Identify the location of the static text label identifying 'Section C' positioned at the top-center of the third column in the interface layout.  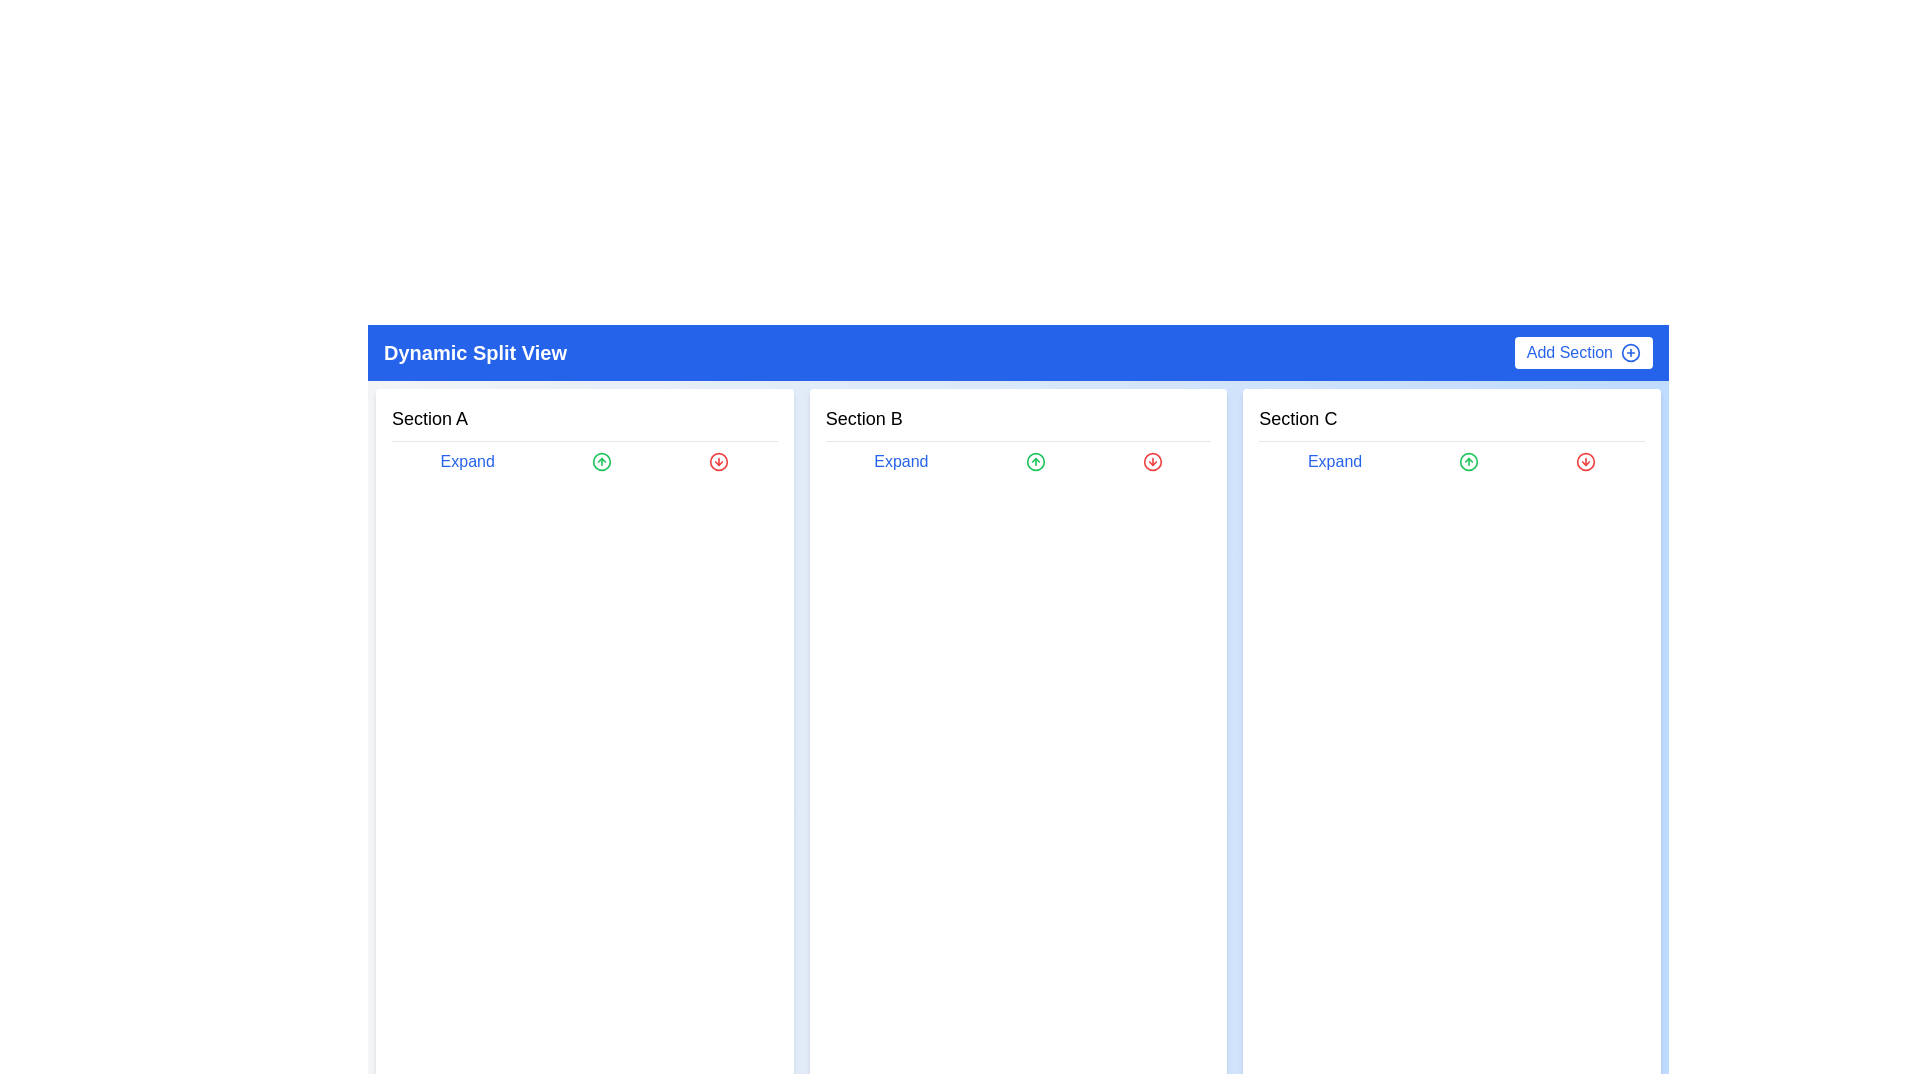
(1298, 418).